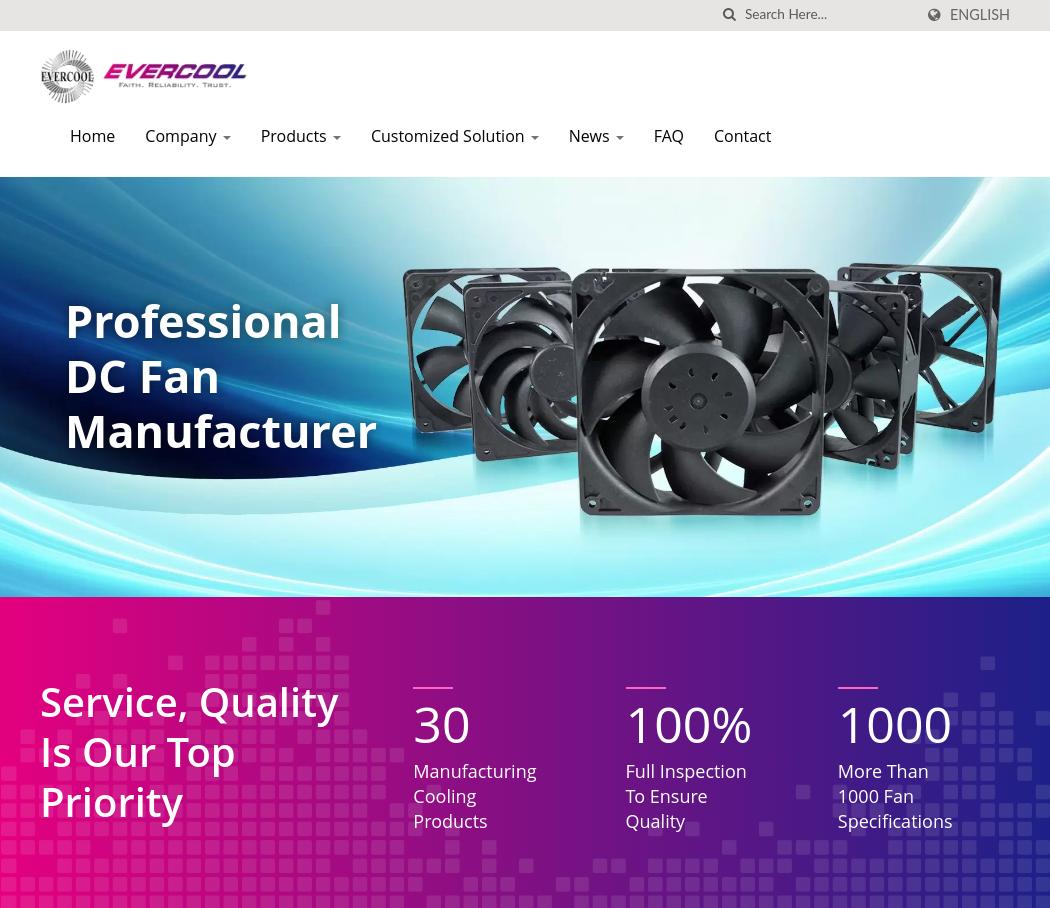 This screenshot has width=1050, height=908. What do you see at coordinates (144, 136) in the screenshot?
I see `'Company'` at bounding box center [144, 136].